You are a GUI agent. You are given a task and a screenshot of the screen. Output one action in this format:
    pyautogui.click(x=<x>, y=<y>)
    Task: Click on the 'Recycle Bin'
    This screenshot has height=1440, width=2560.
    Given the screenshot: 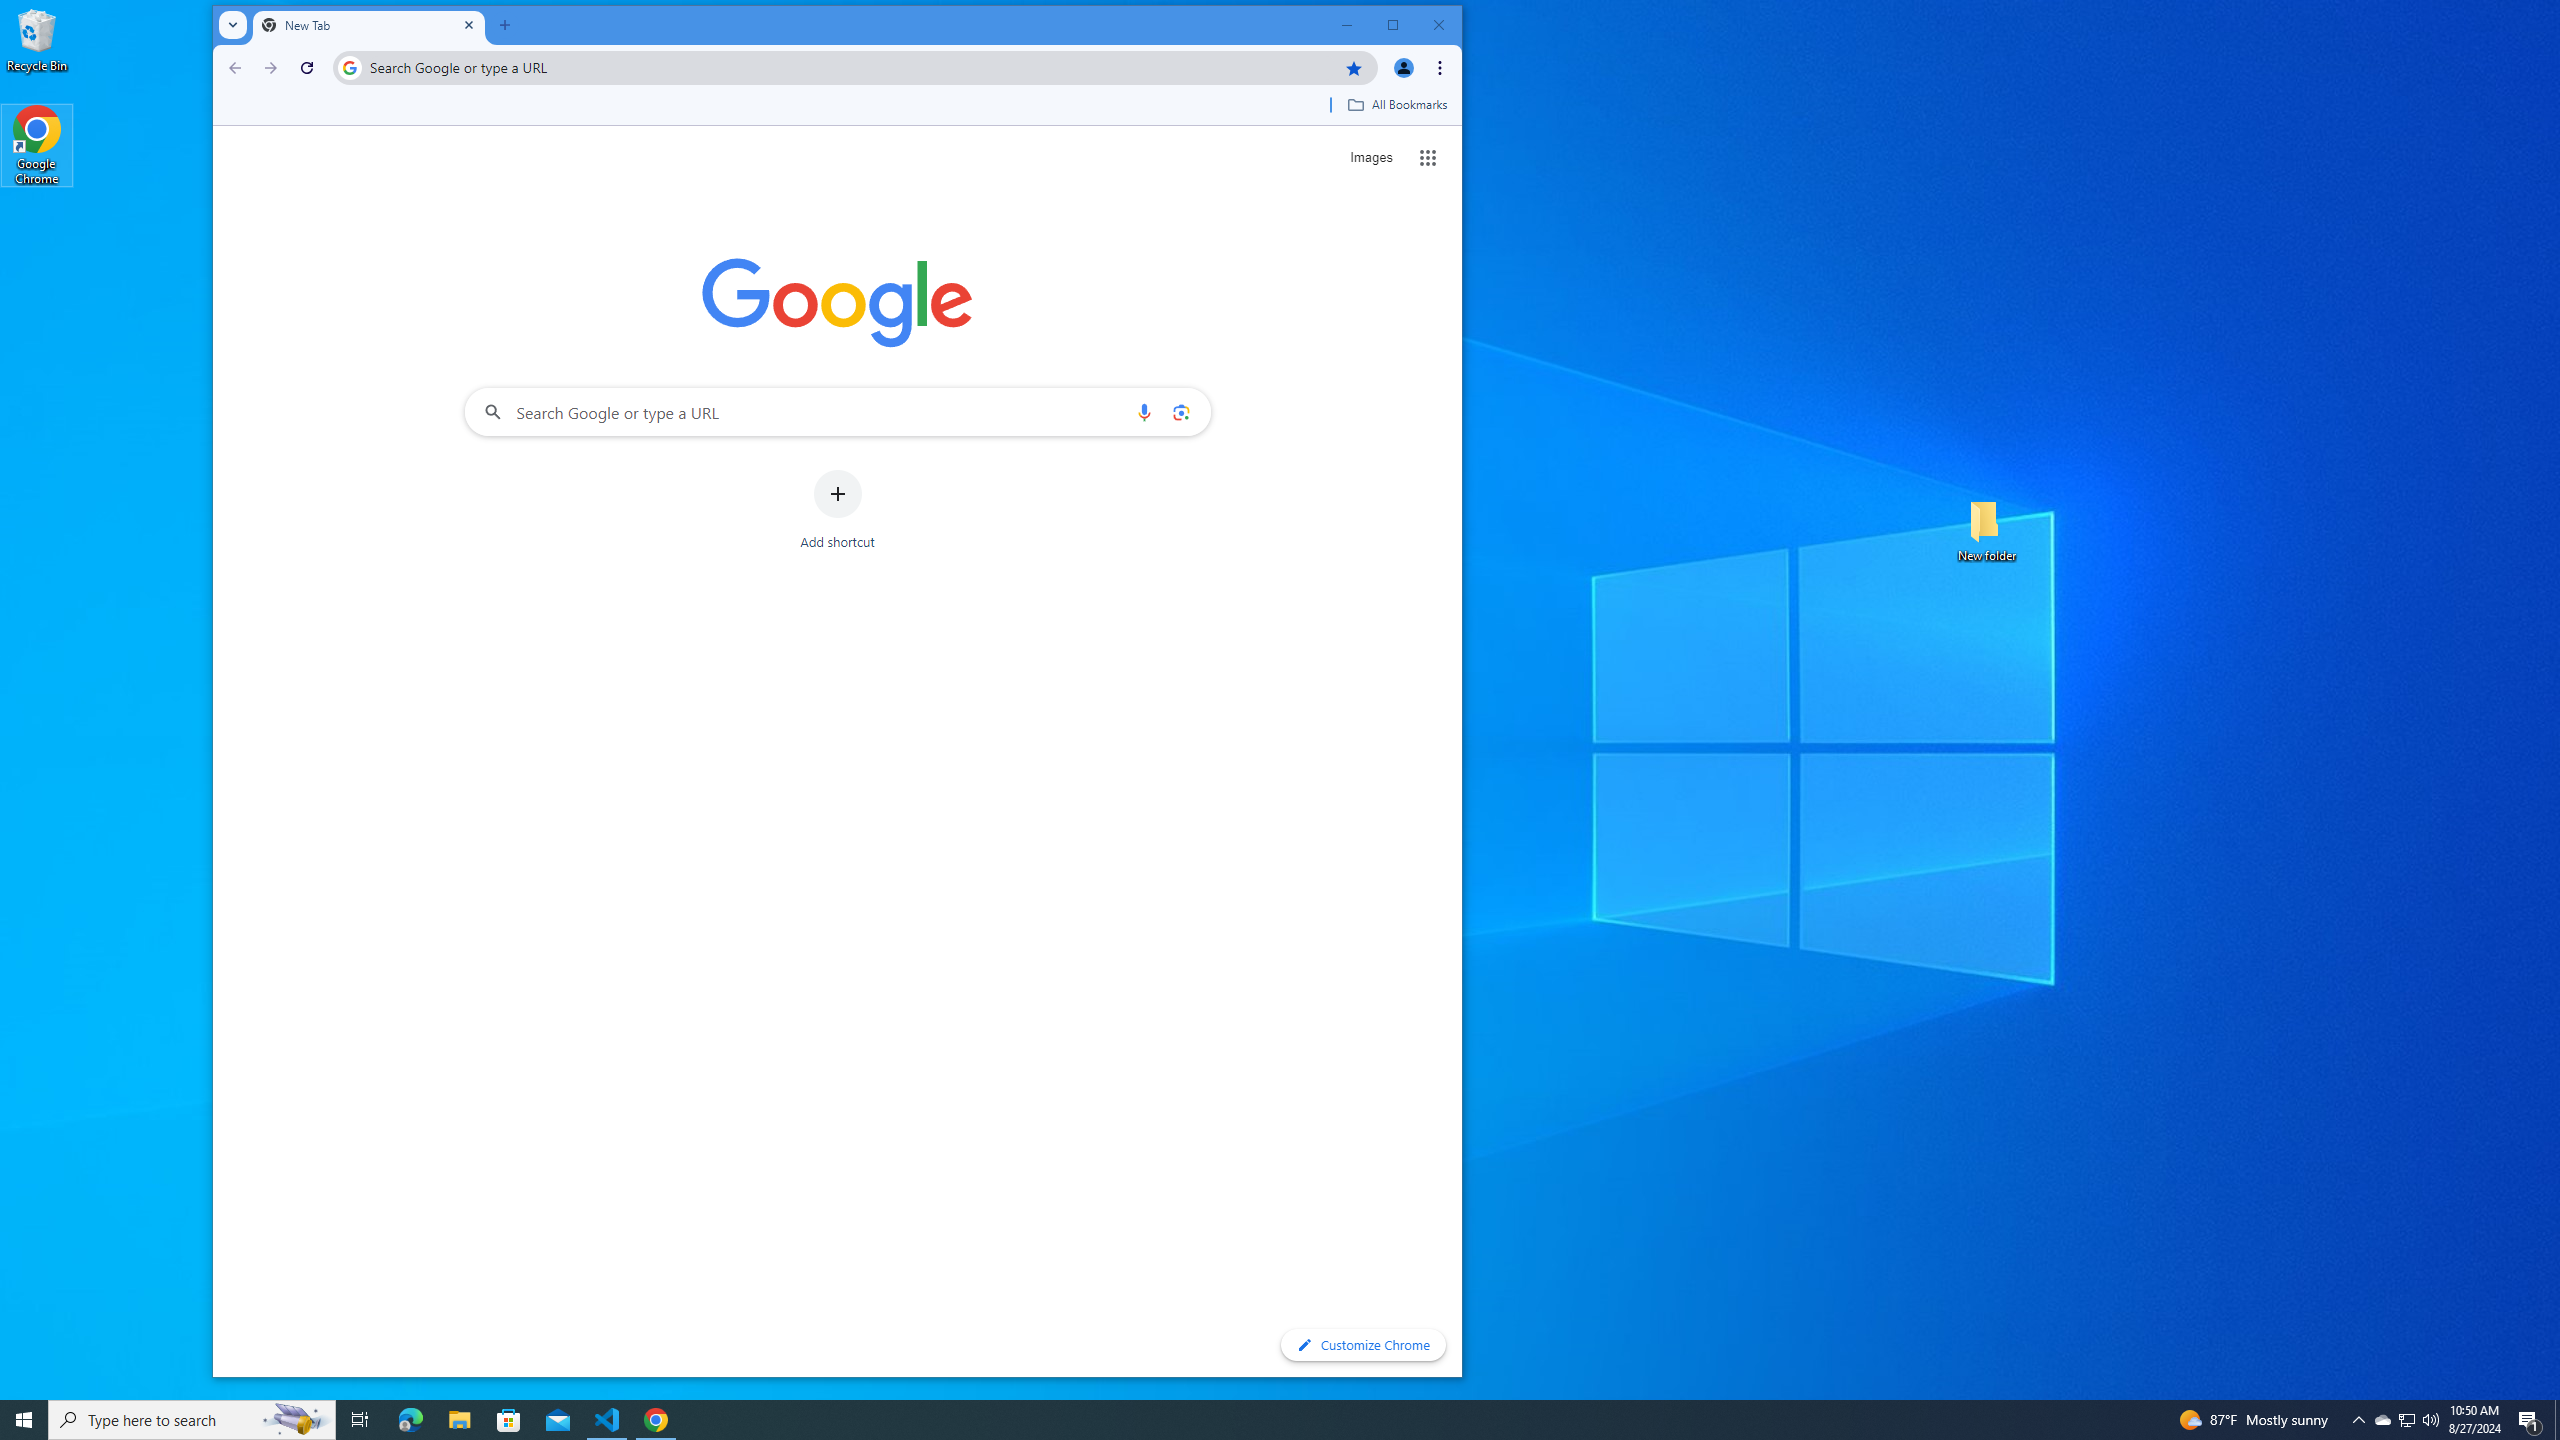 What is the action you would take?
    pyautogui.click(x=36, y=38)
    